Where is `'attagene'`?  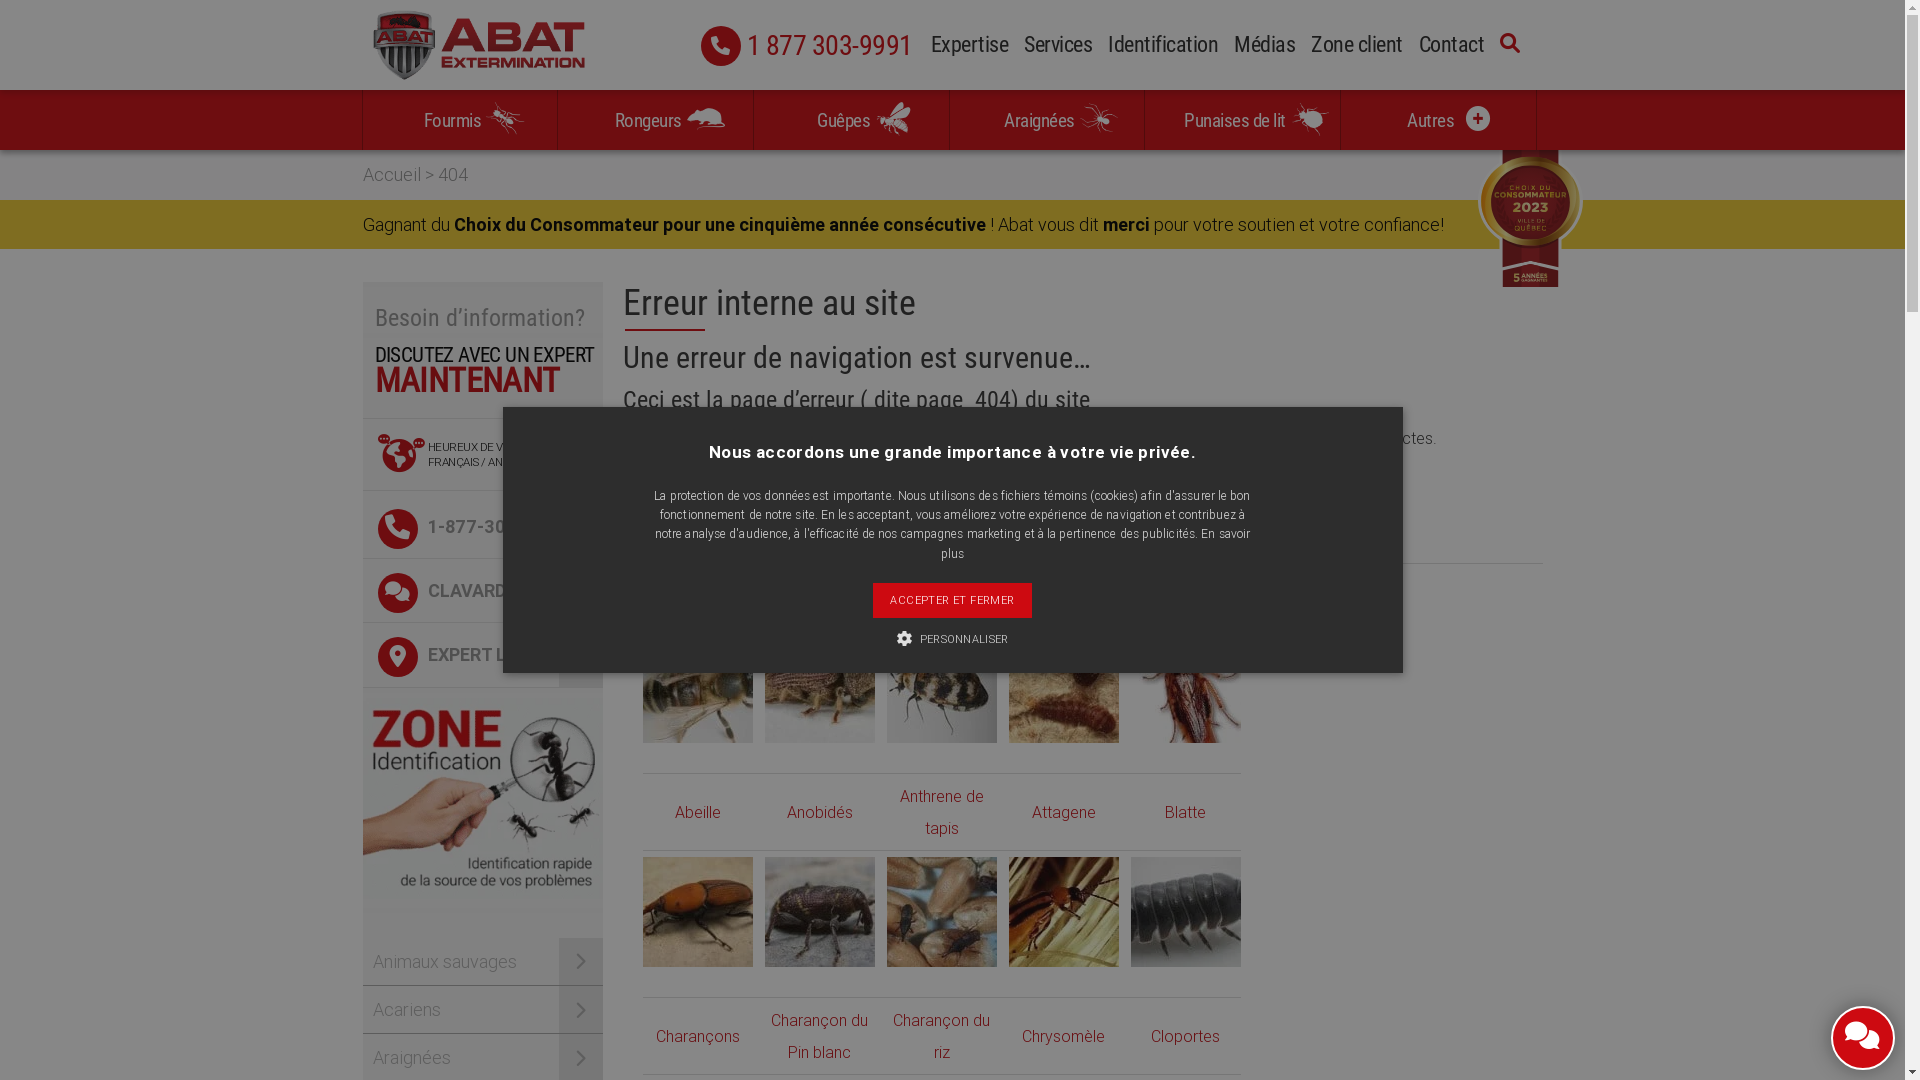 'attagene' is located at coordinates (1061, 686).